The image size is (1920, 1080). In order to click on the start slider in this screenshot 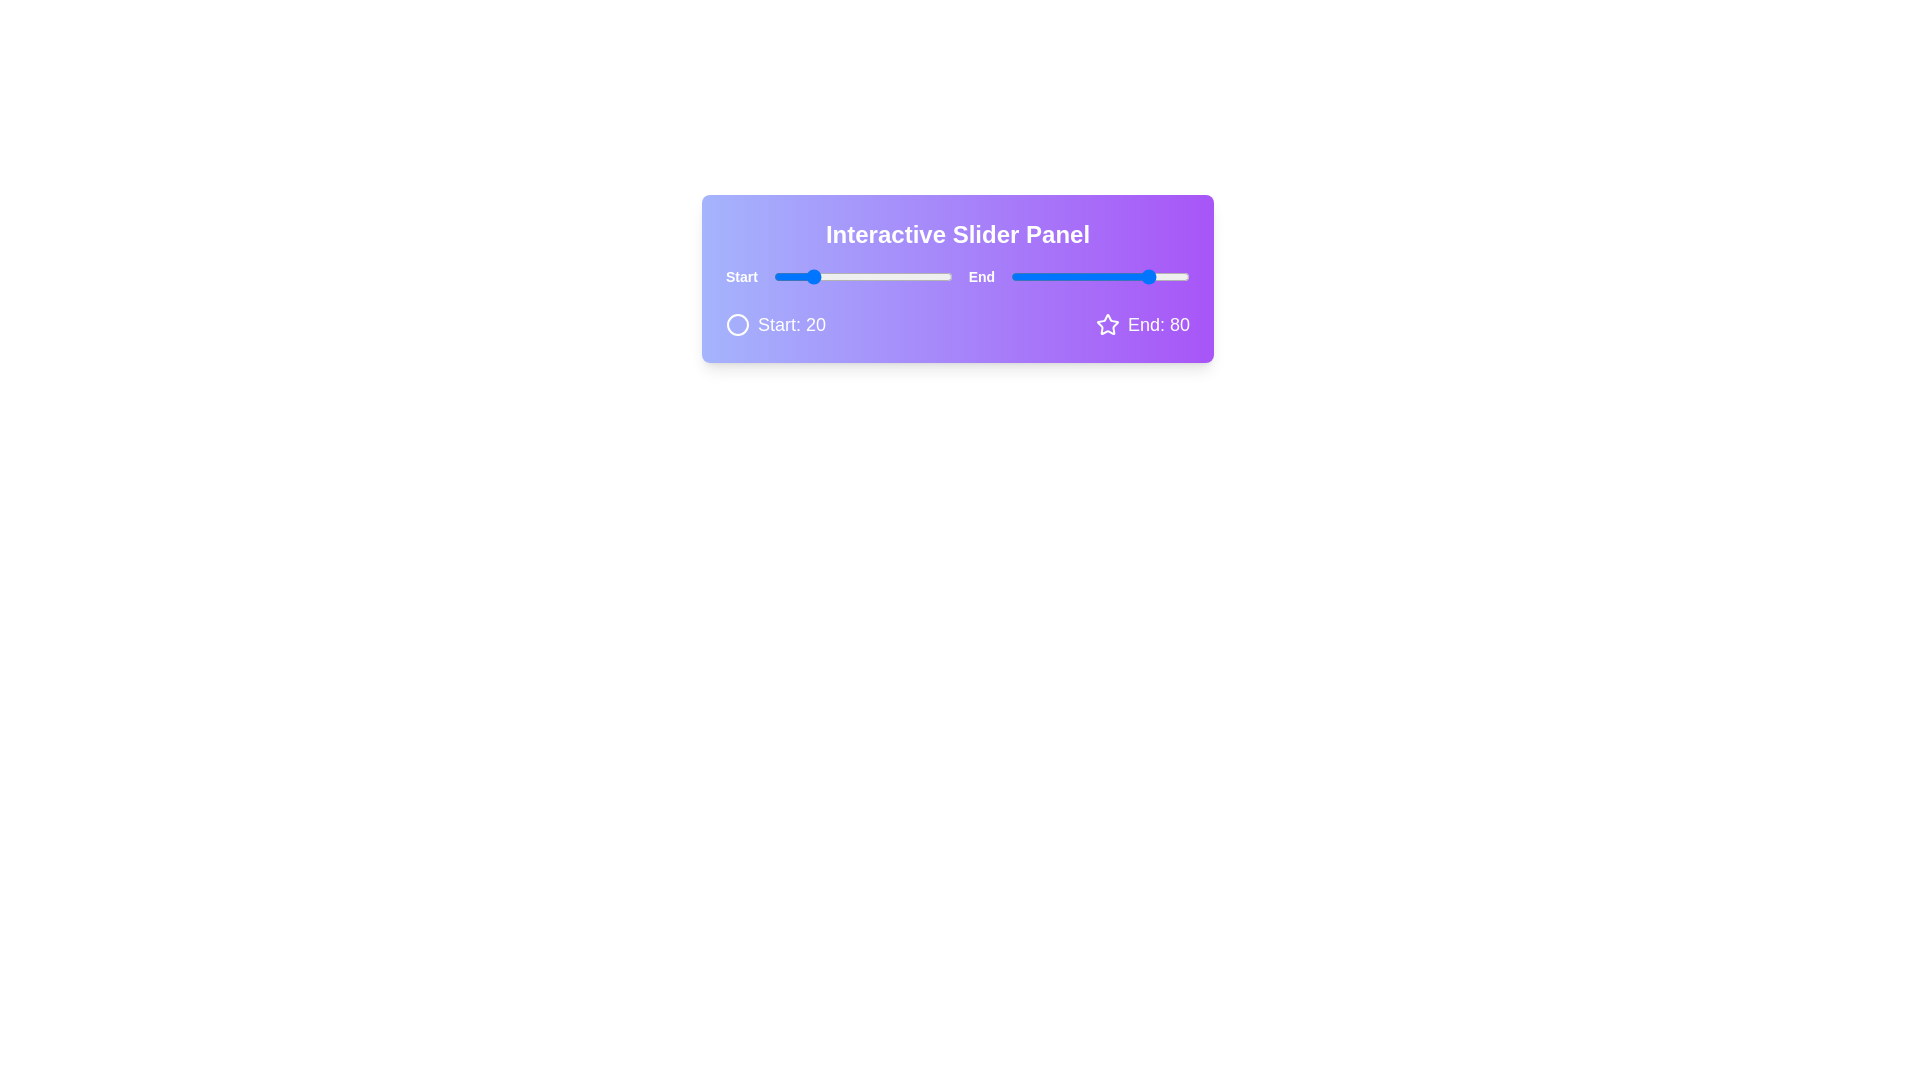, I will do `click(854, 277)`.